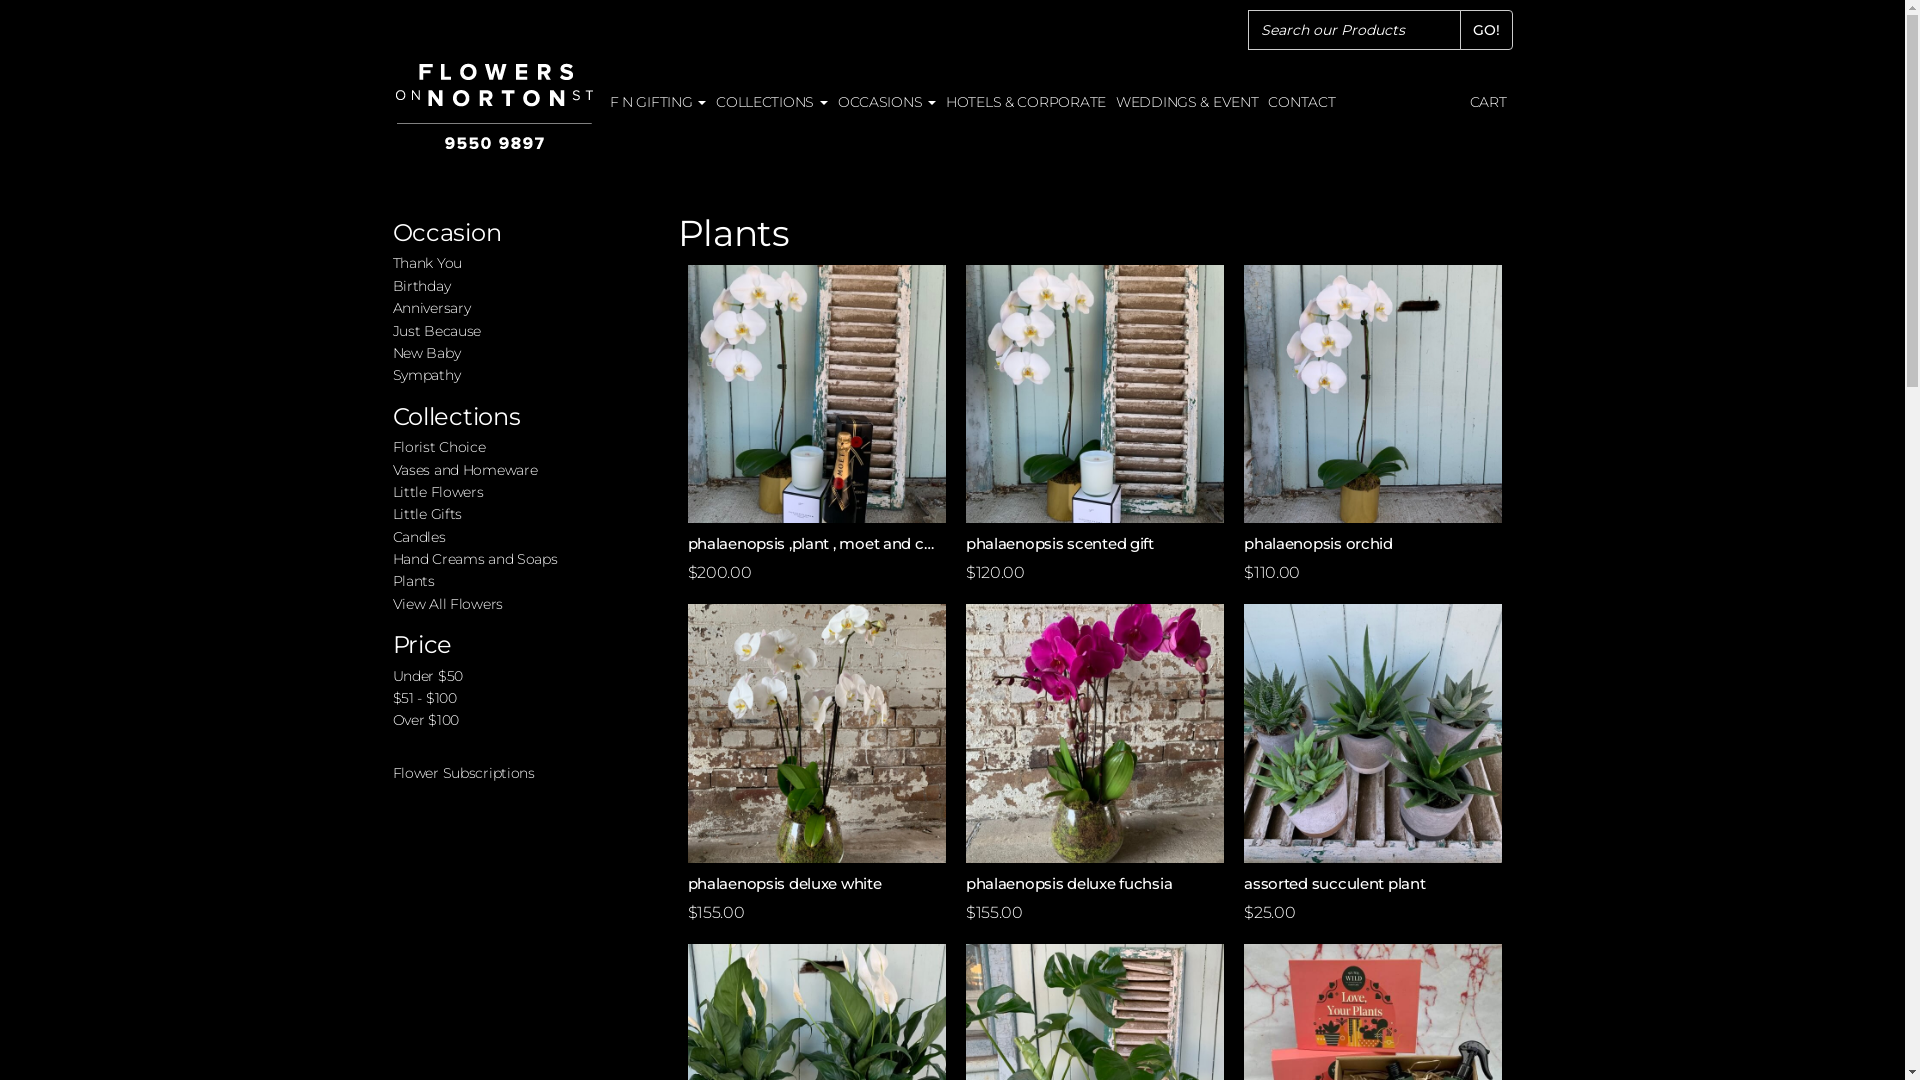 Image resolution: width=1920 pixels, height=1080 pixels. I want to click on 'OCCASIONS', so click(886, 101).